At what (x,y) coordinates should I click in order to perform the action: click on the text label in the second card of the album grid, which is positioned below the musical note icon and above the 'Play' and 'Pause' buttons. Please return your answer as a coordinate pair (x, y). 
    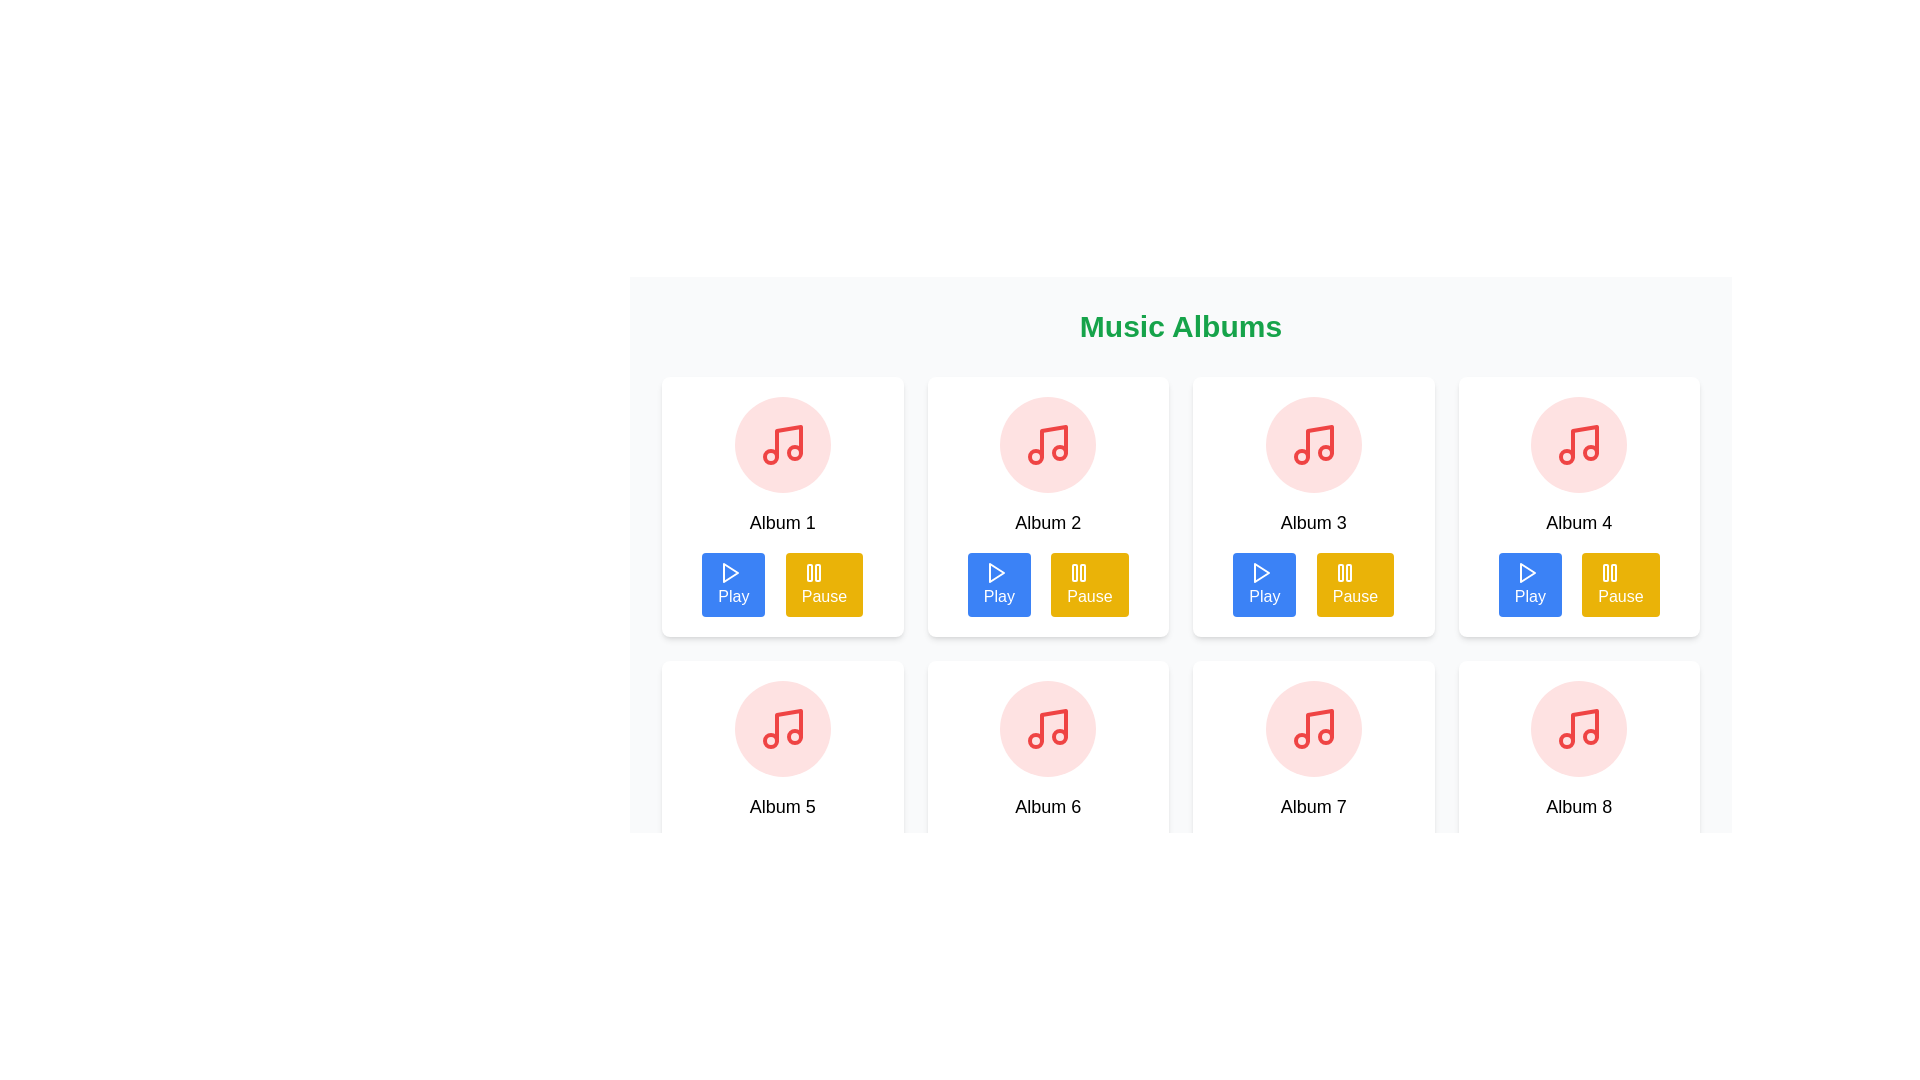
    Looking at the image, I should click on (1047, 522).